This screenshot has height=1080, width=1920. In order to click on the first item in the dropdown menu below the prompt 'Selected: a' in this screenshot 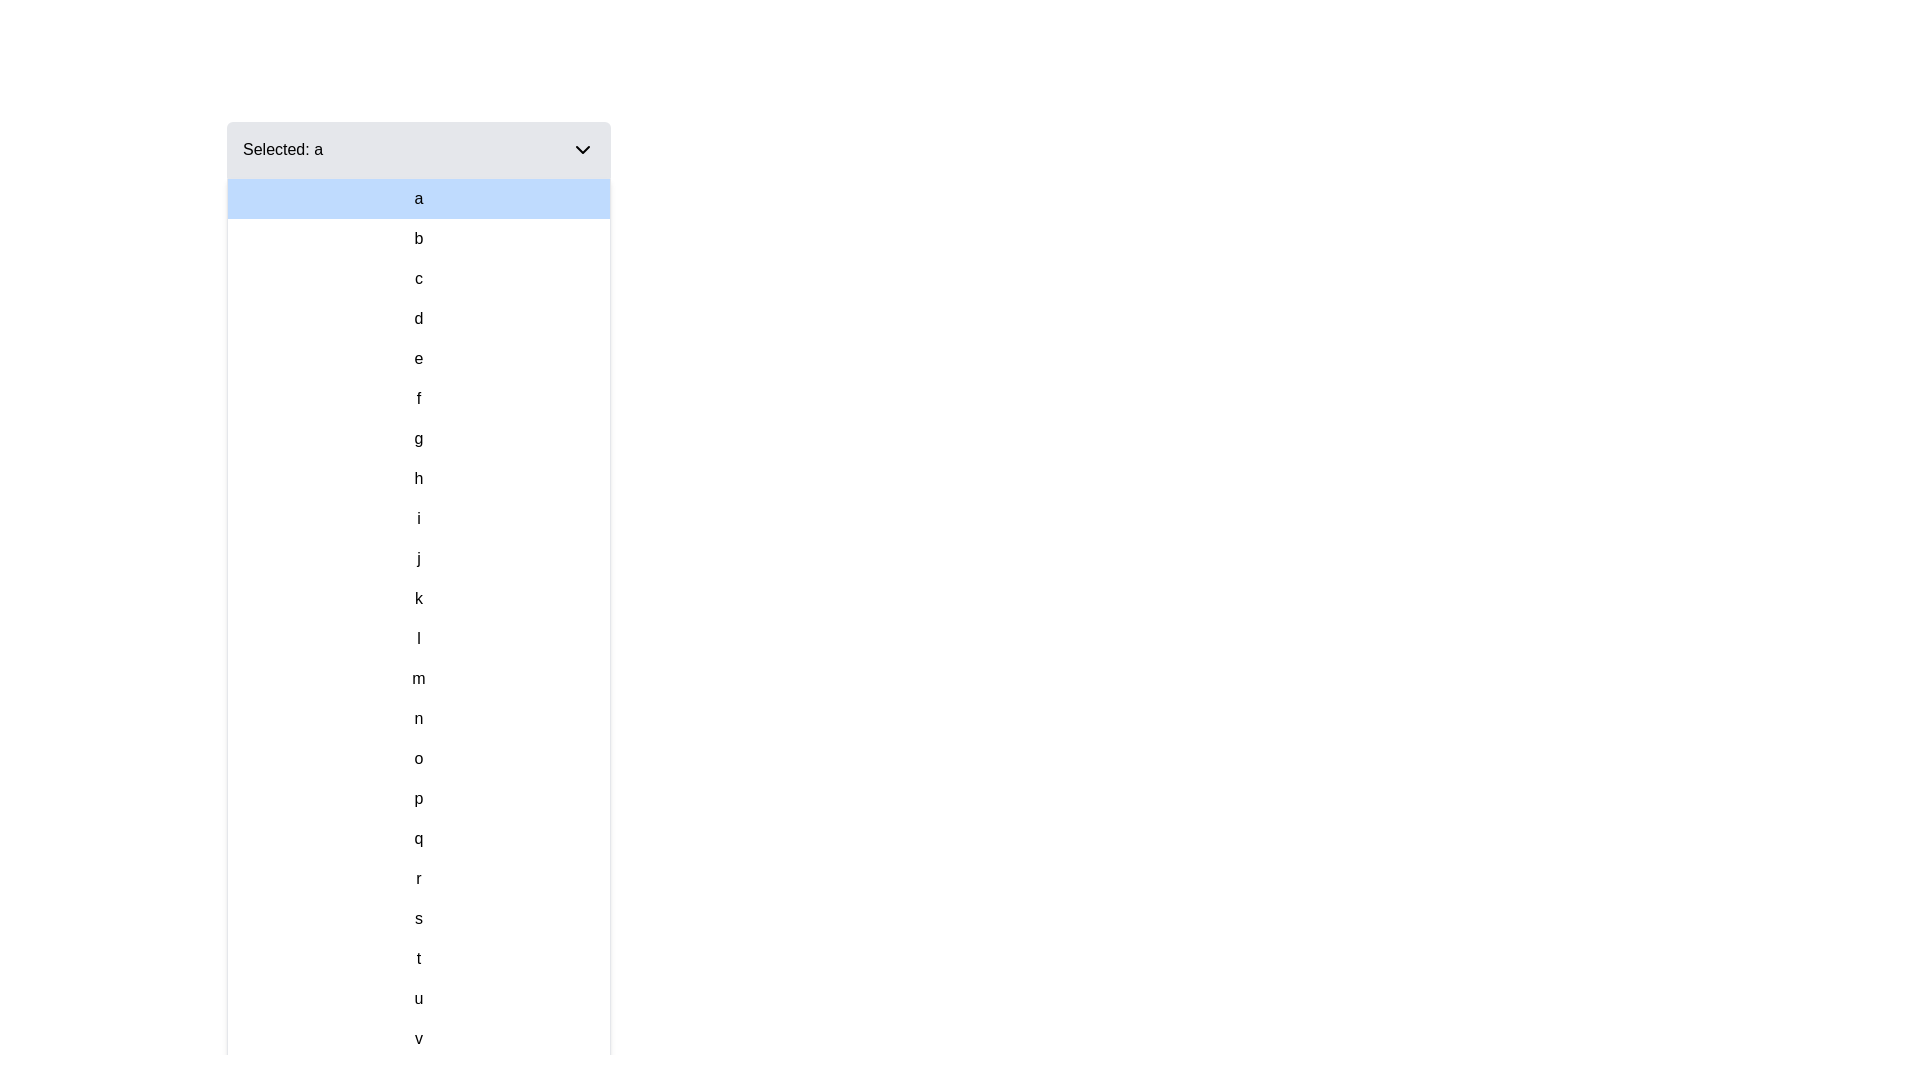, I will do `click(417, 199)`.